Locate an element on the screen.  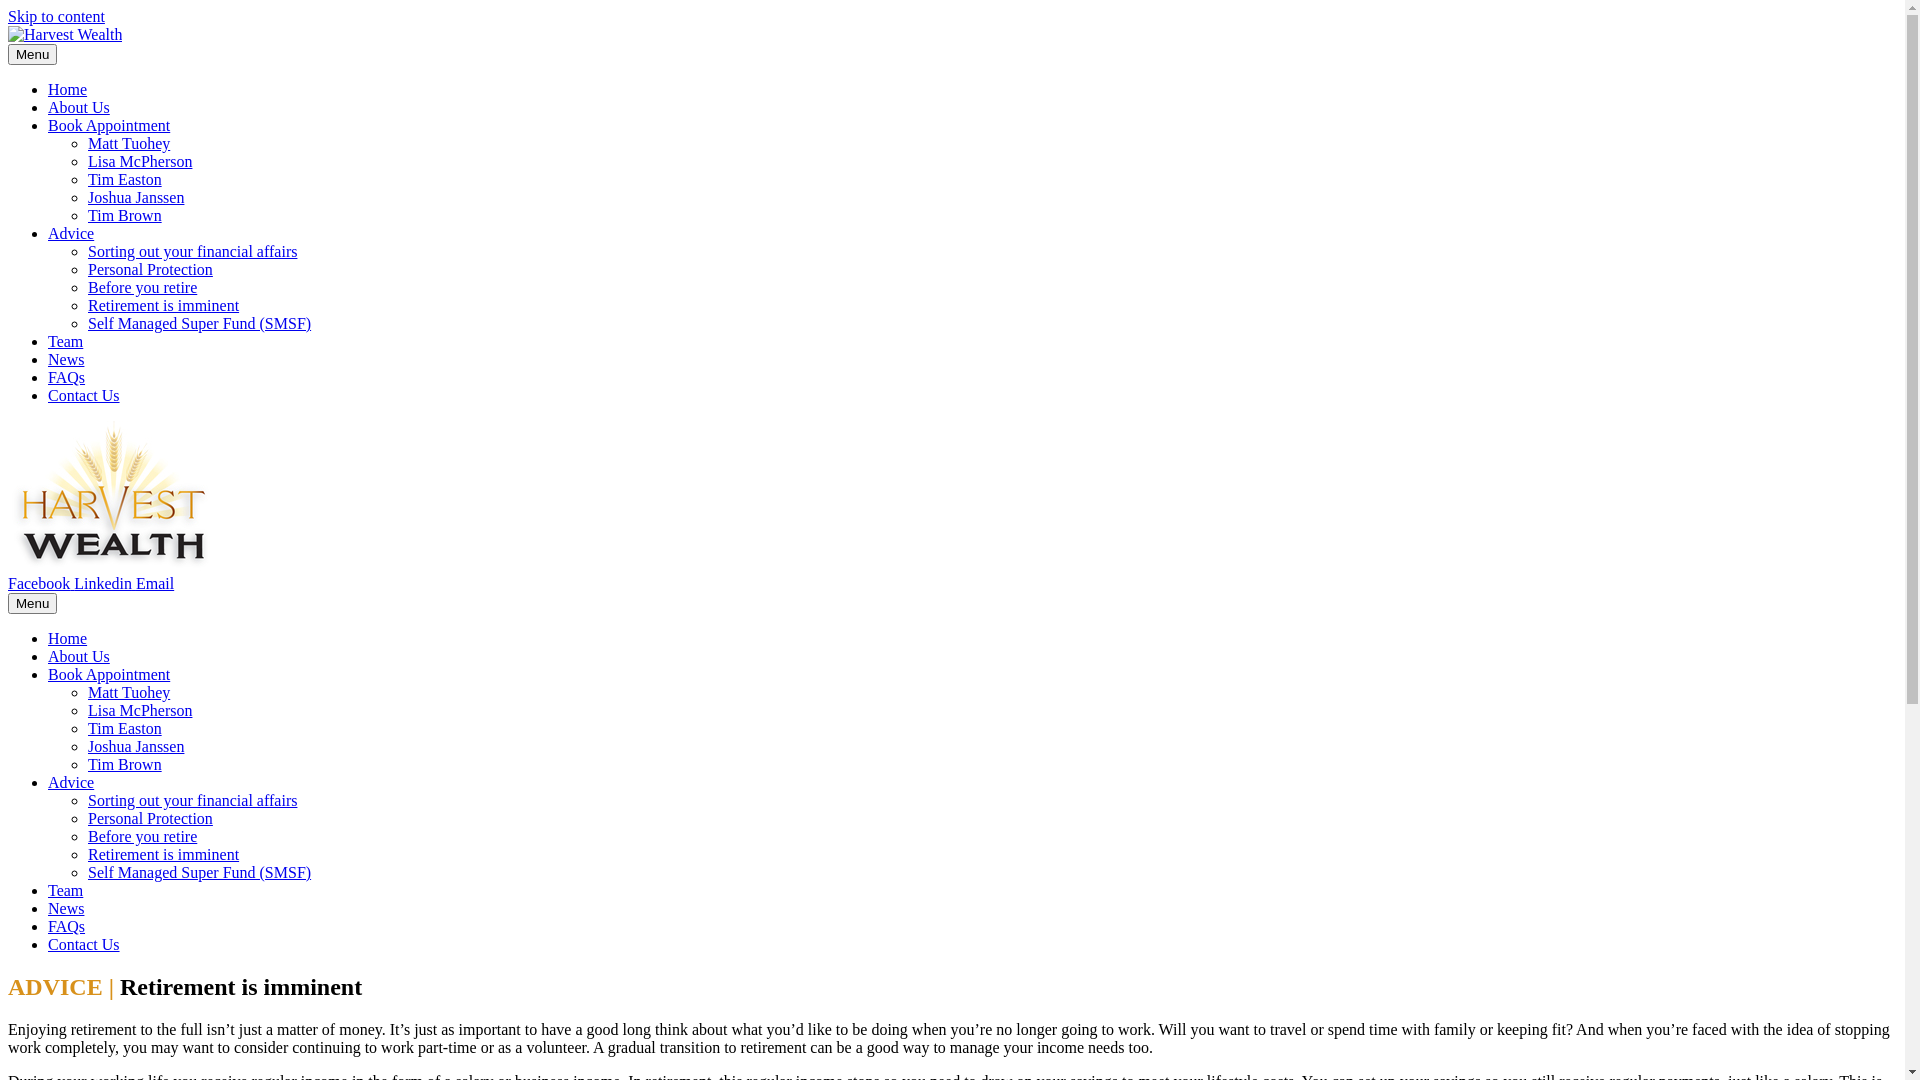
'News' is located at coordinates (66, 358).